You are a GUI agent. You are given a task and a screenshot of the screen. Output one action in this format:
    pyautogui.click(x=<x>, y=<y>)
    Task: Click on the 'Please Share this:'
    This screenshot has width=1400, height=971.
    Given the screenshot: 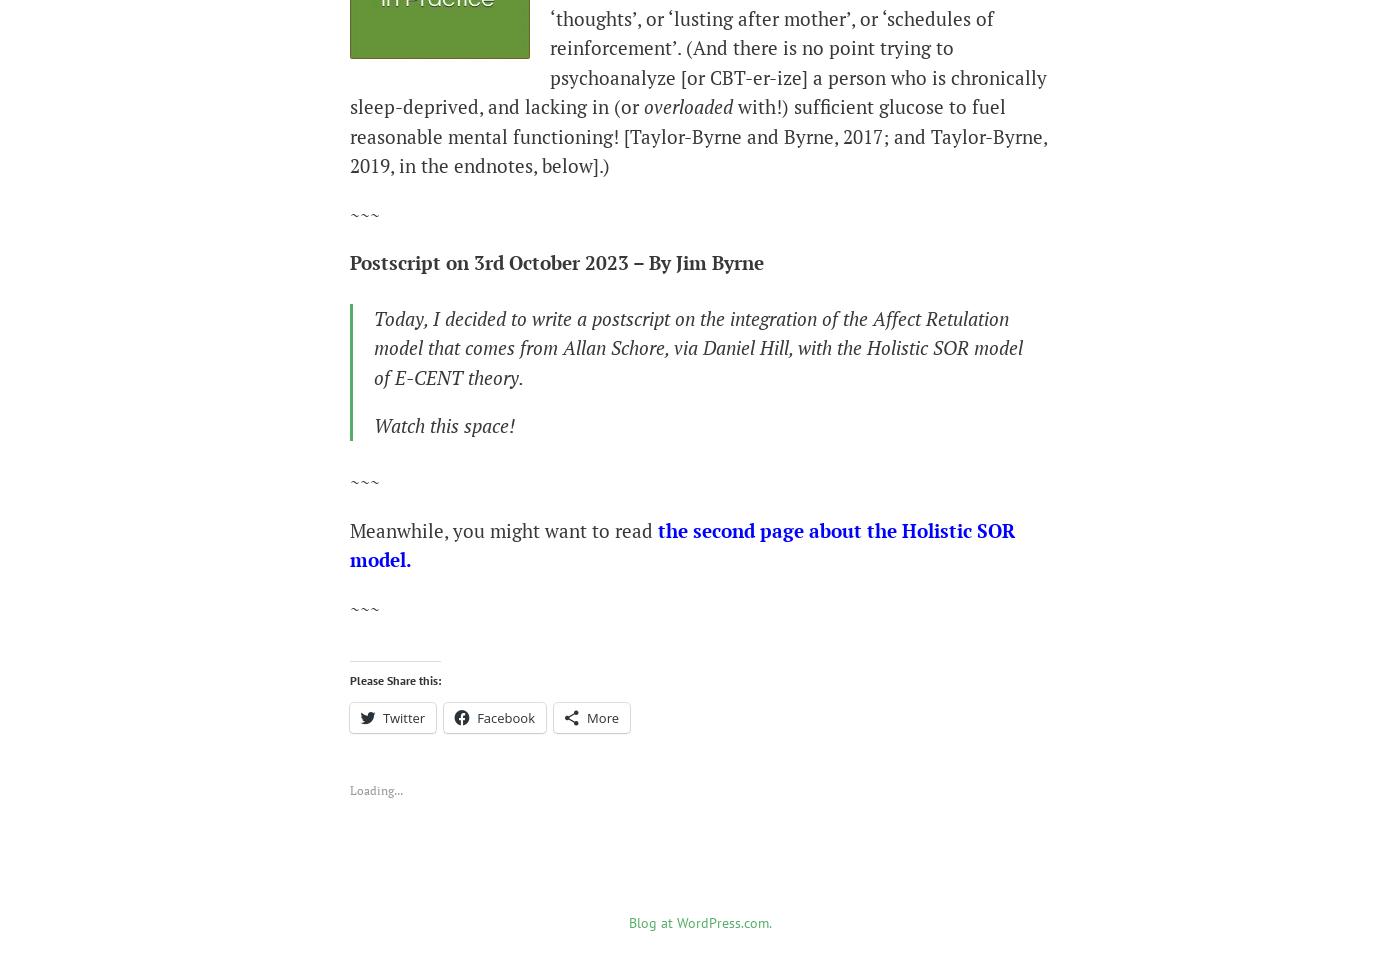 What is the action you would take?
    pyautogui.click(x=395, y=680)
    